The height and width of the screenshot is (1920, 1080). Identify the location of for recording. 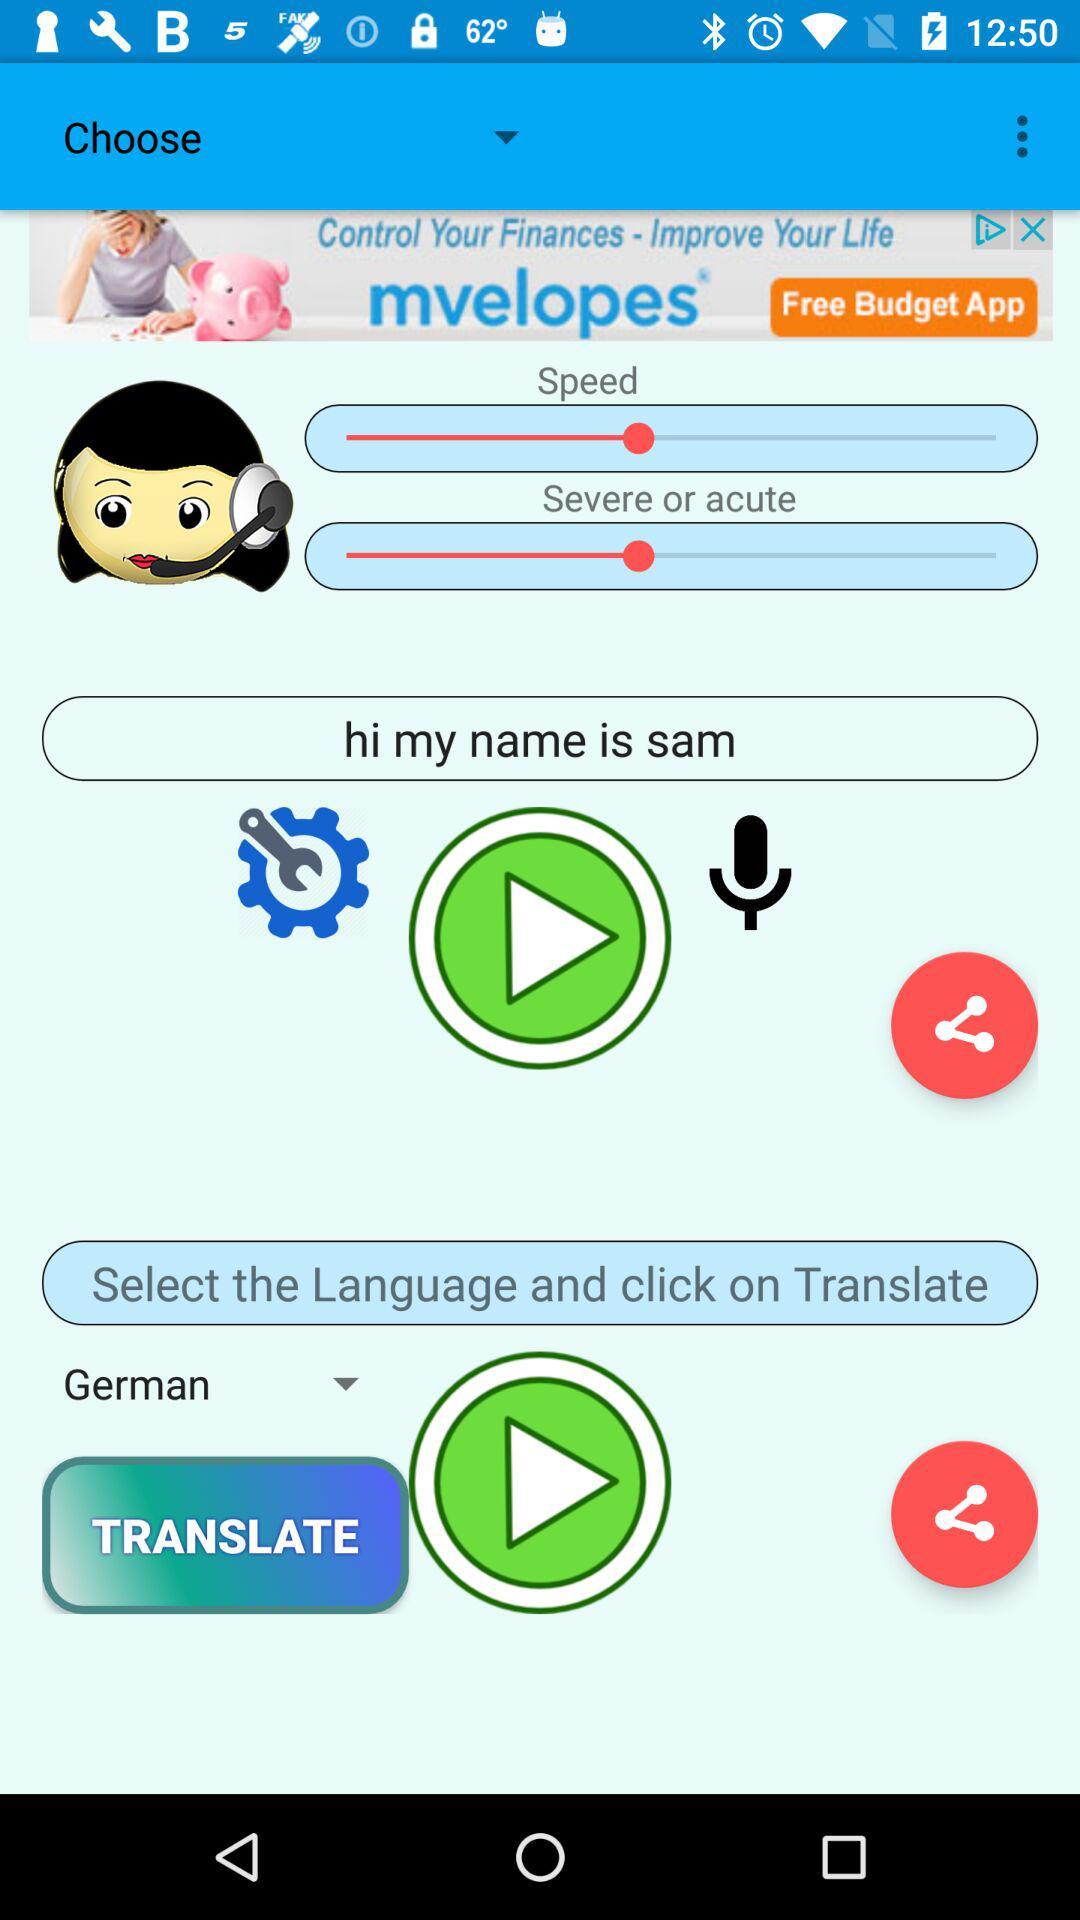
(750, 872).